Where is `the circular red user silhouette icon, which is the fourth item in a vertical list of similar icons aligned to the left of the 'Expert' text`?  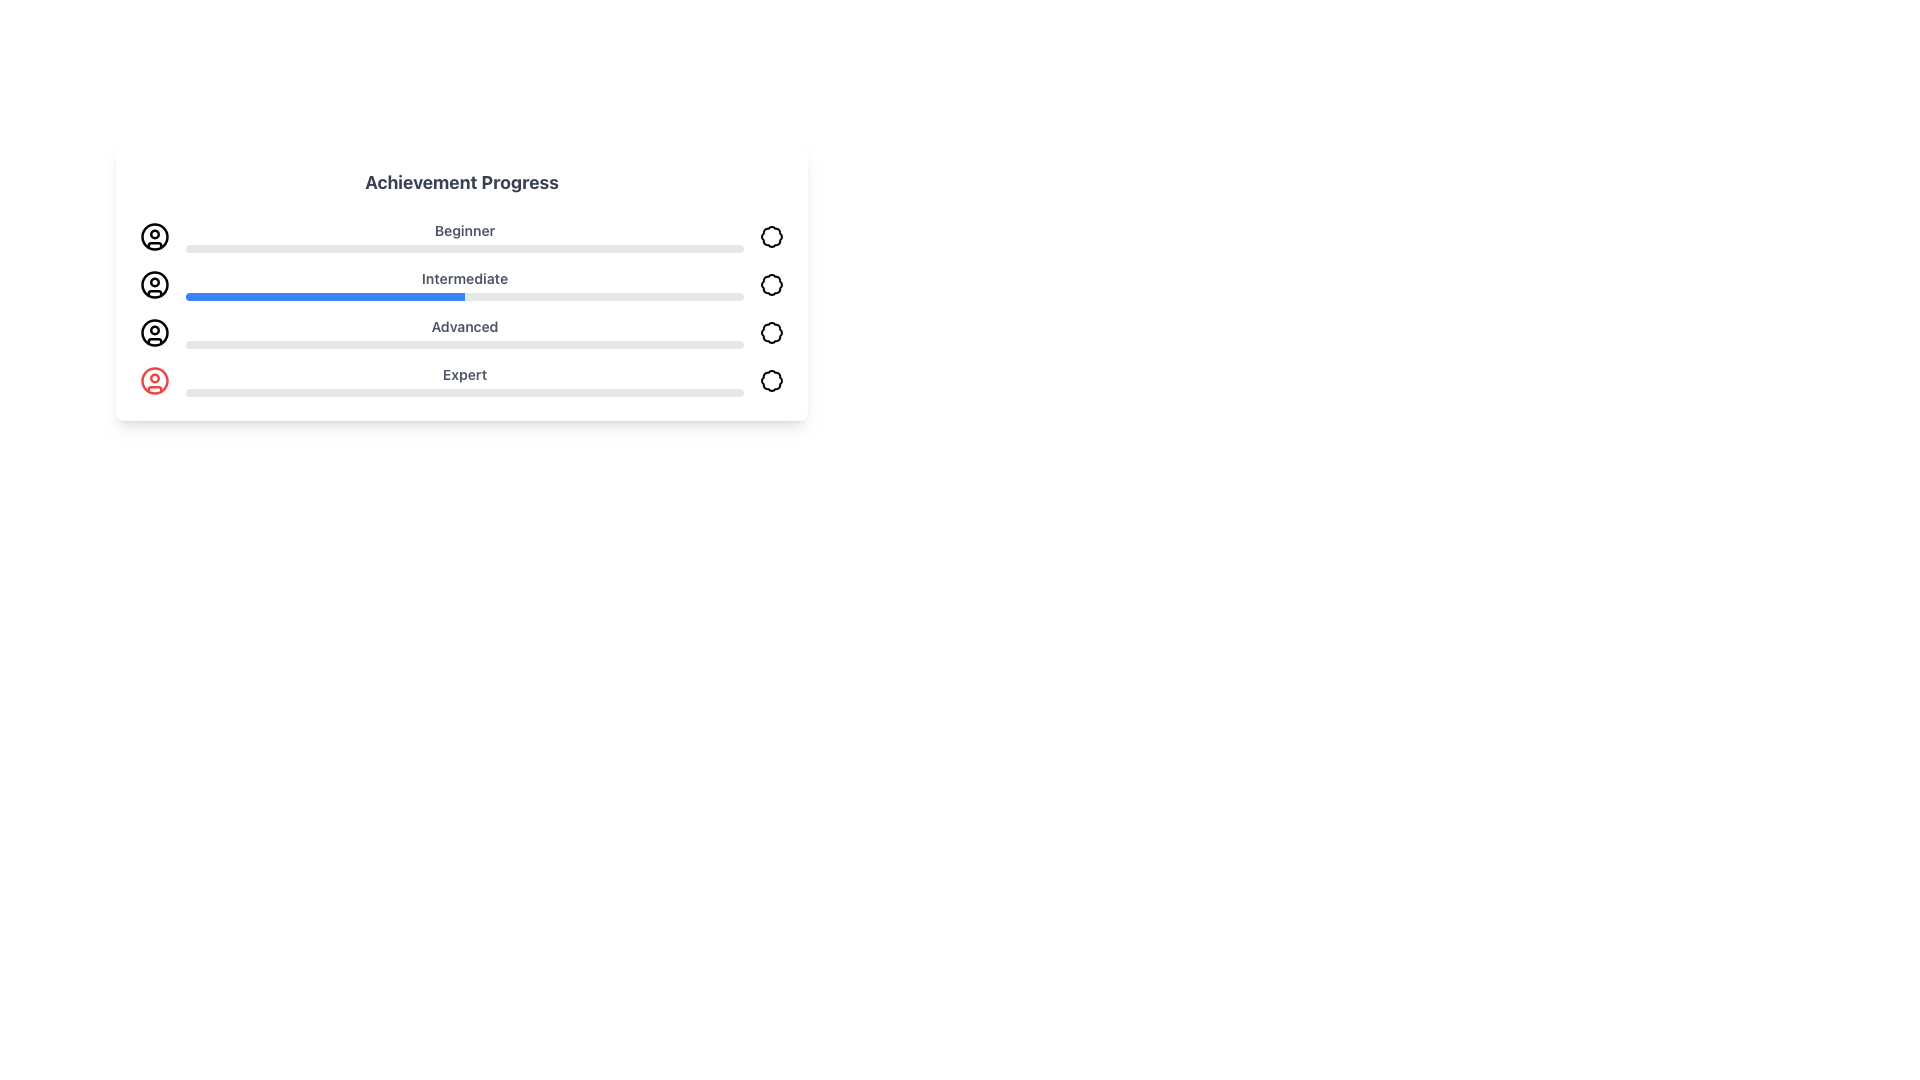 the circular red user silhouette icon, which is the fourth item in a vertical list of similar icons aligned to the left of the 'Expert' text is located at coordinates (153, 381).